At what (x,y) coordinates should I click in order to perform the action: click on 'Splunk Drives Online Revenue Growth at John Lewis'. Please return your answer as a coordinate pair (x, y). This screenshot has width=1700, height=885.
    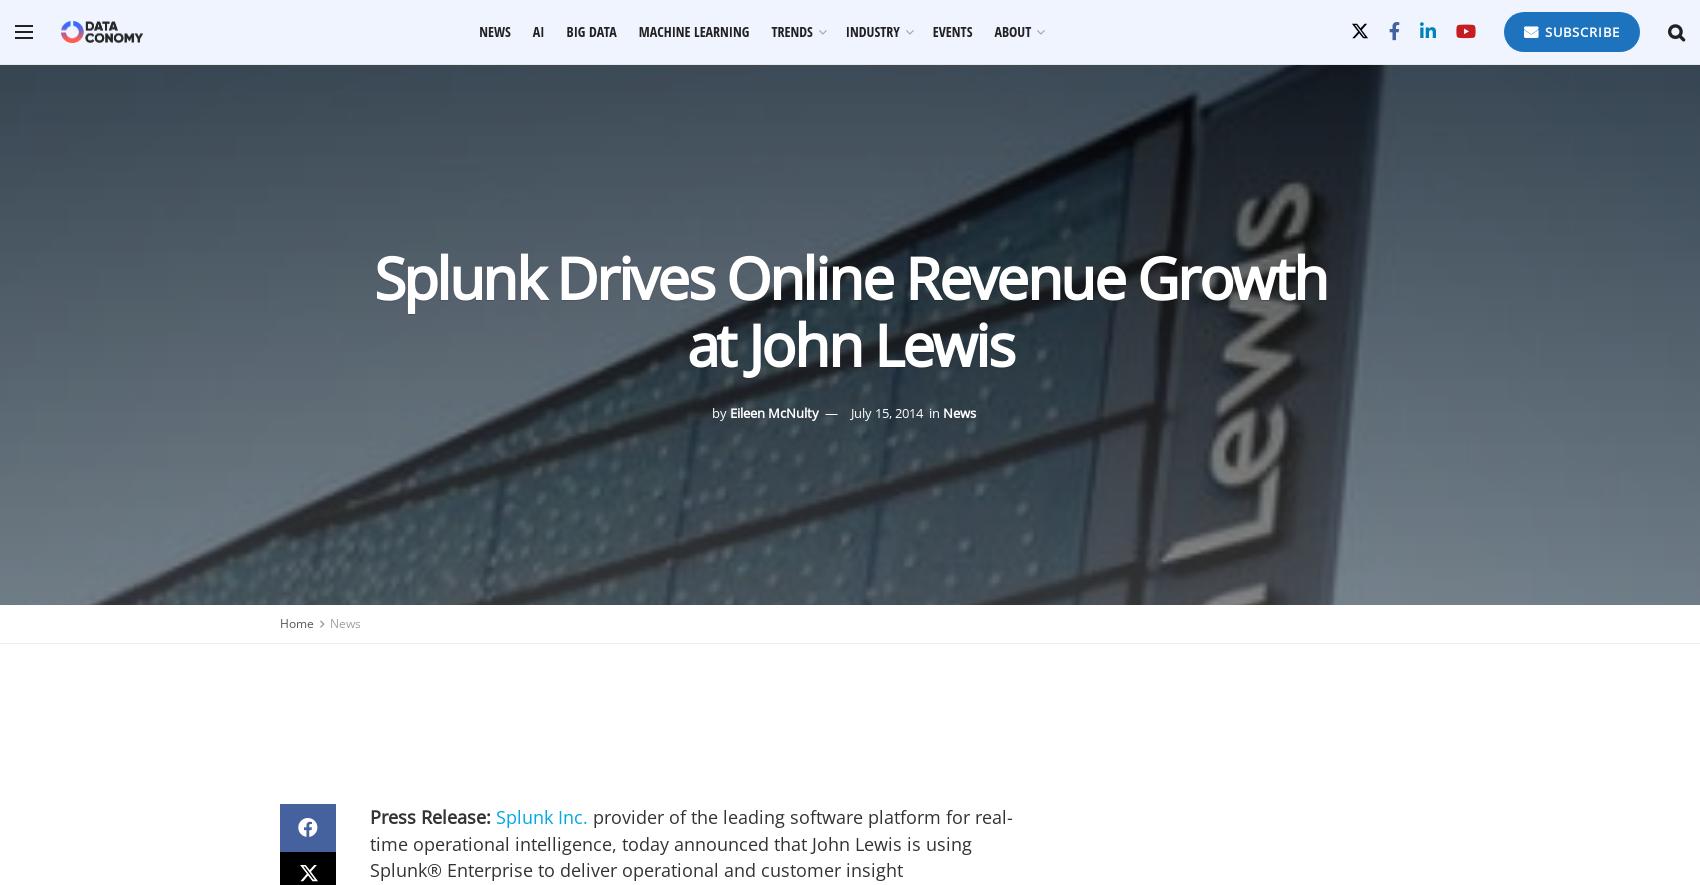
    Looking at the image, I should click on (848, 309).